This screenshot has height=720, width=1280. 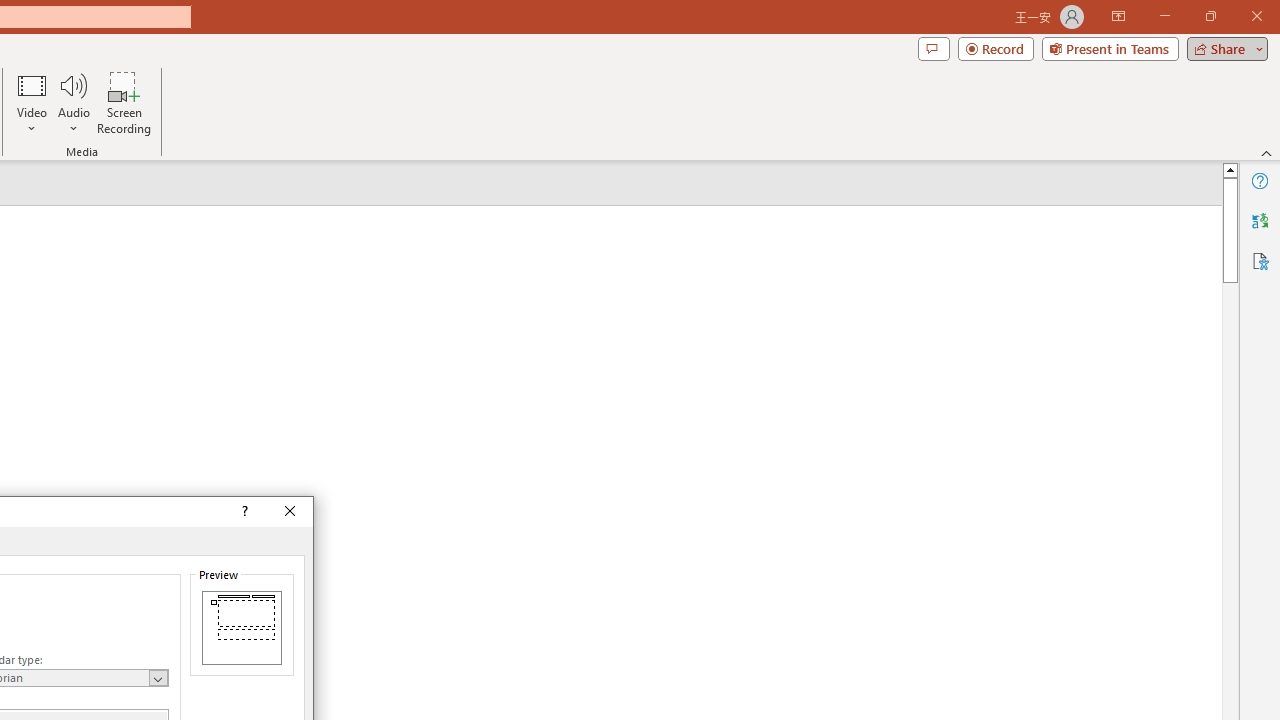 I want to click on 'Context help', so click(x=242, y=510).